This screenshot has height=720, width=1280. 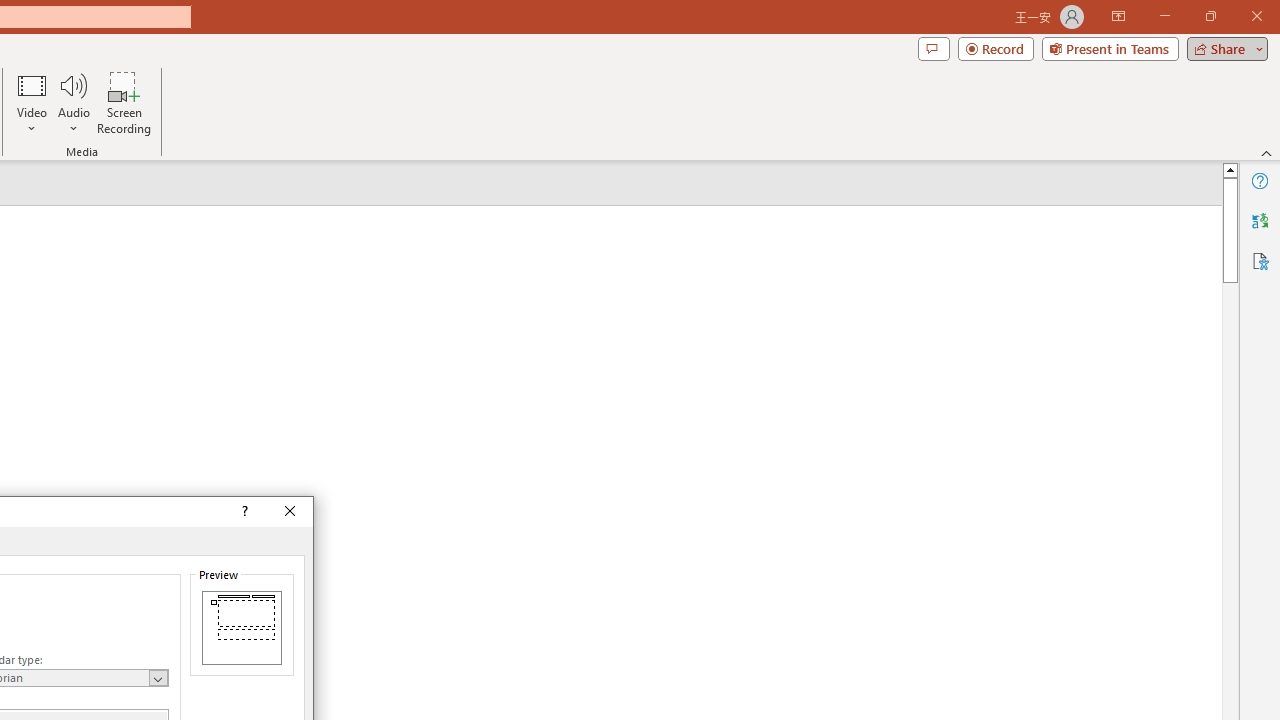 I want to click on 'Context help', so click(x=242, y=510).